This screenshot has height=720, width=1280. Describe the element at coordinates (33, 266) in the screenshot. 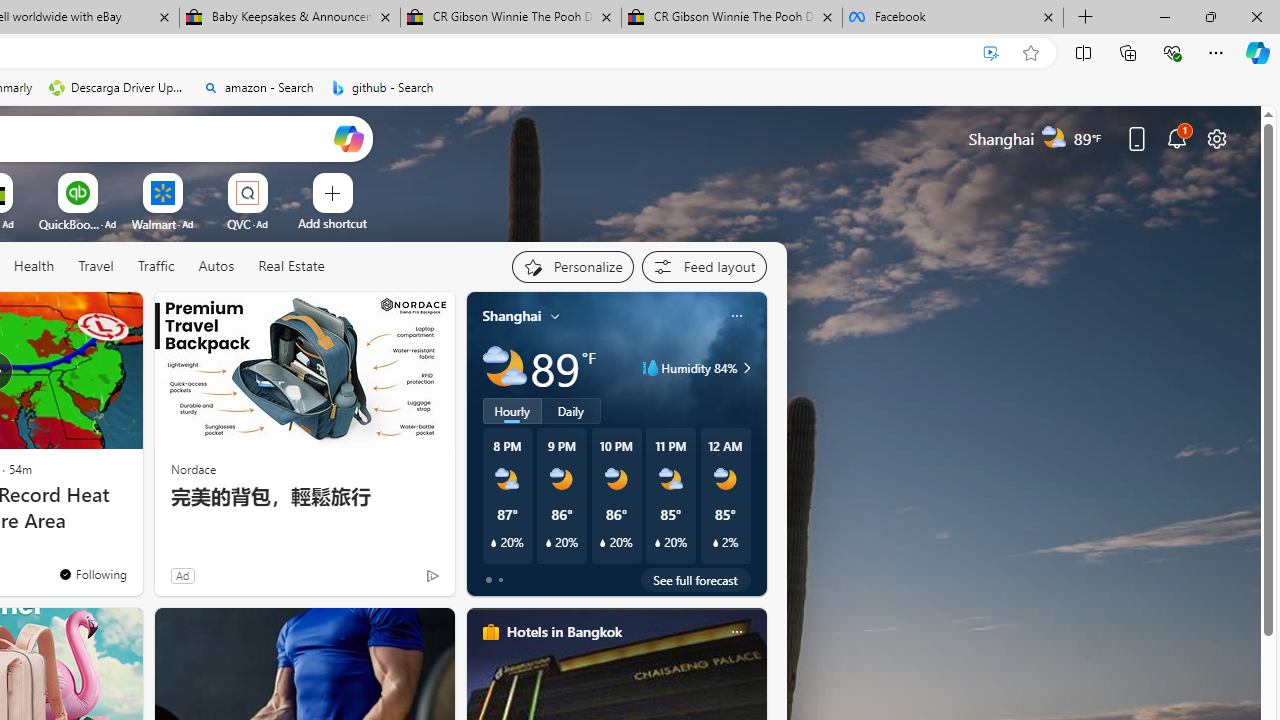

I see `'Health'` at that location.